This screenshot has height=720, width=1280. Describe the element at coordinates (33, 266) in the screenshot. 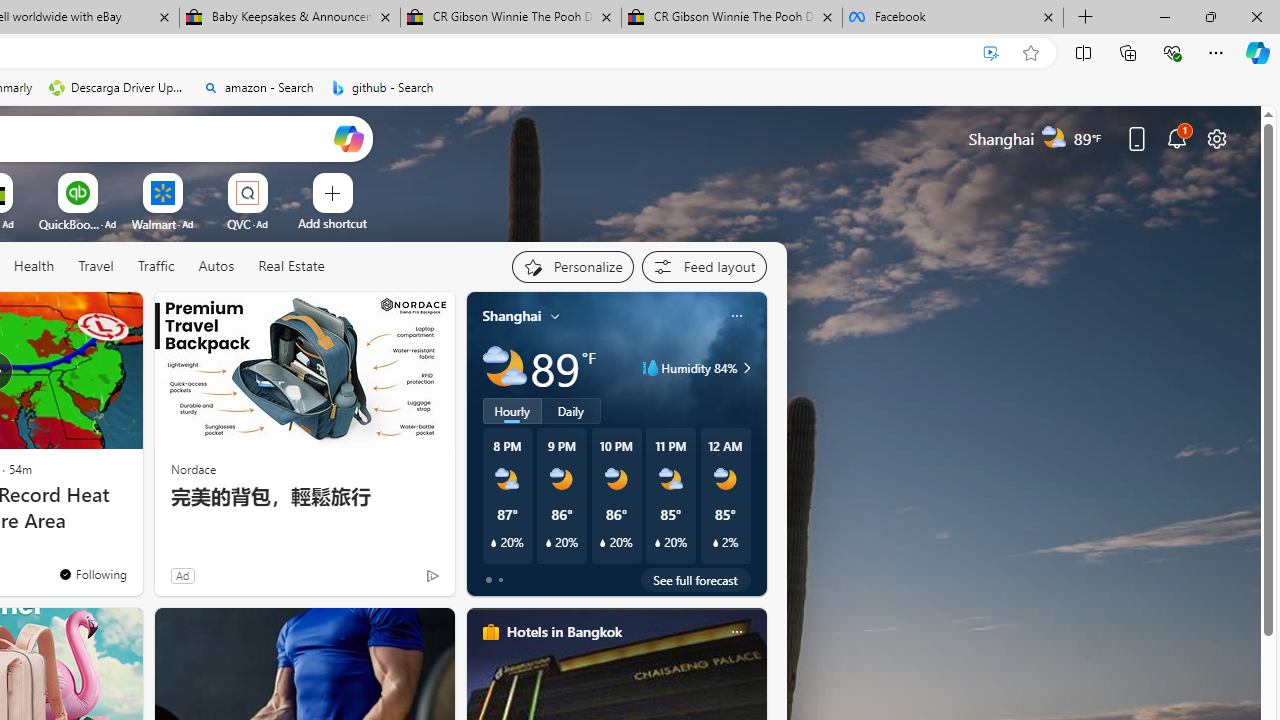

I see `'Health'` at that location.